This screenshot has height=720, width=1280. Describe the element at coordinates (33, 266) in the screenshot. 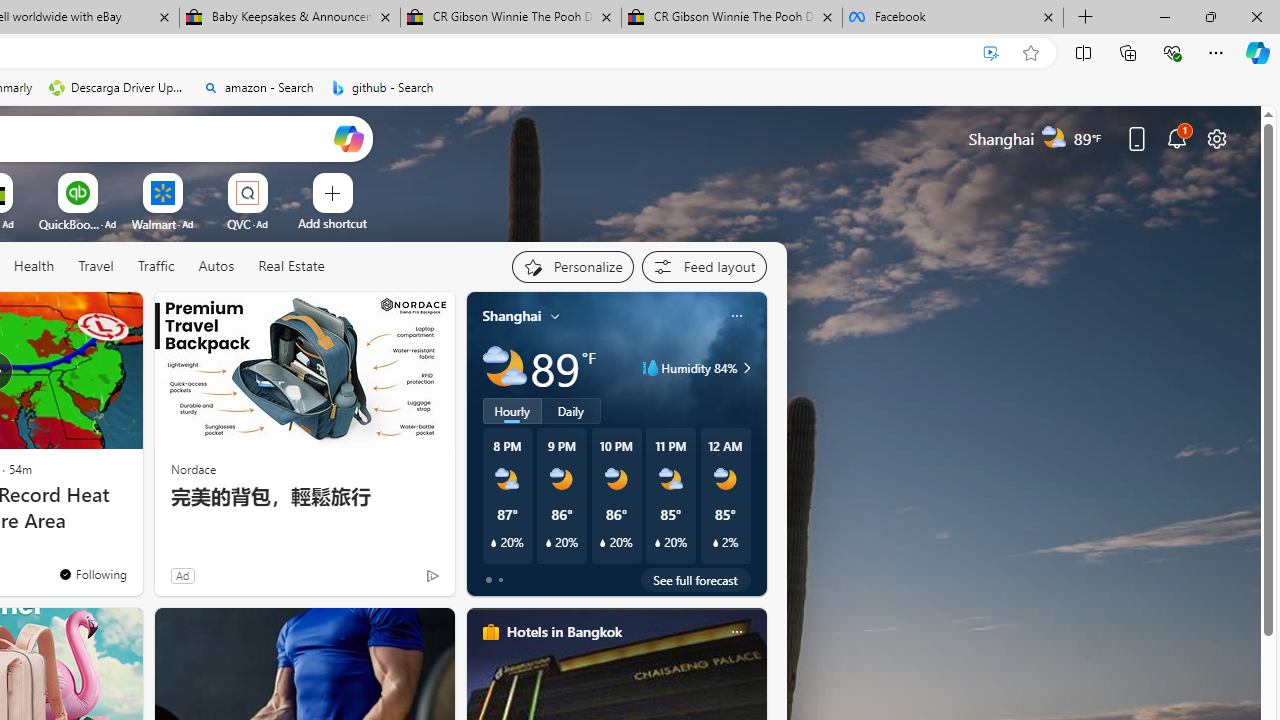

I see `'Health'` at that location.